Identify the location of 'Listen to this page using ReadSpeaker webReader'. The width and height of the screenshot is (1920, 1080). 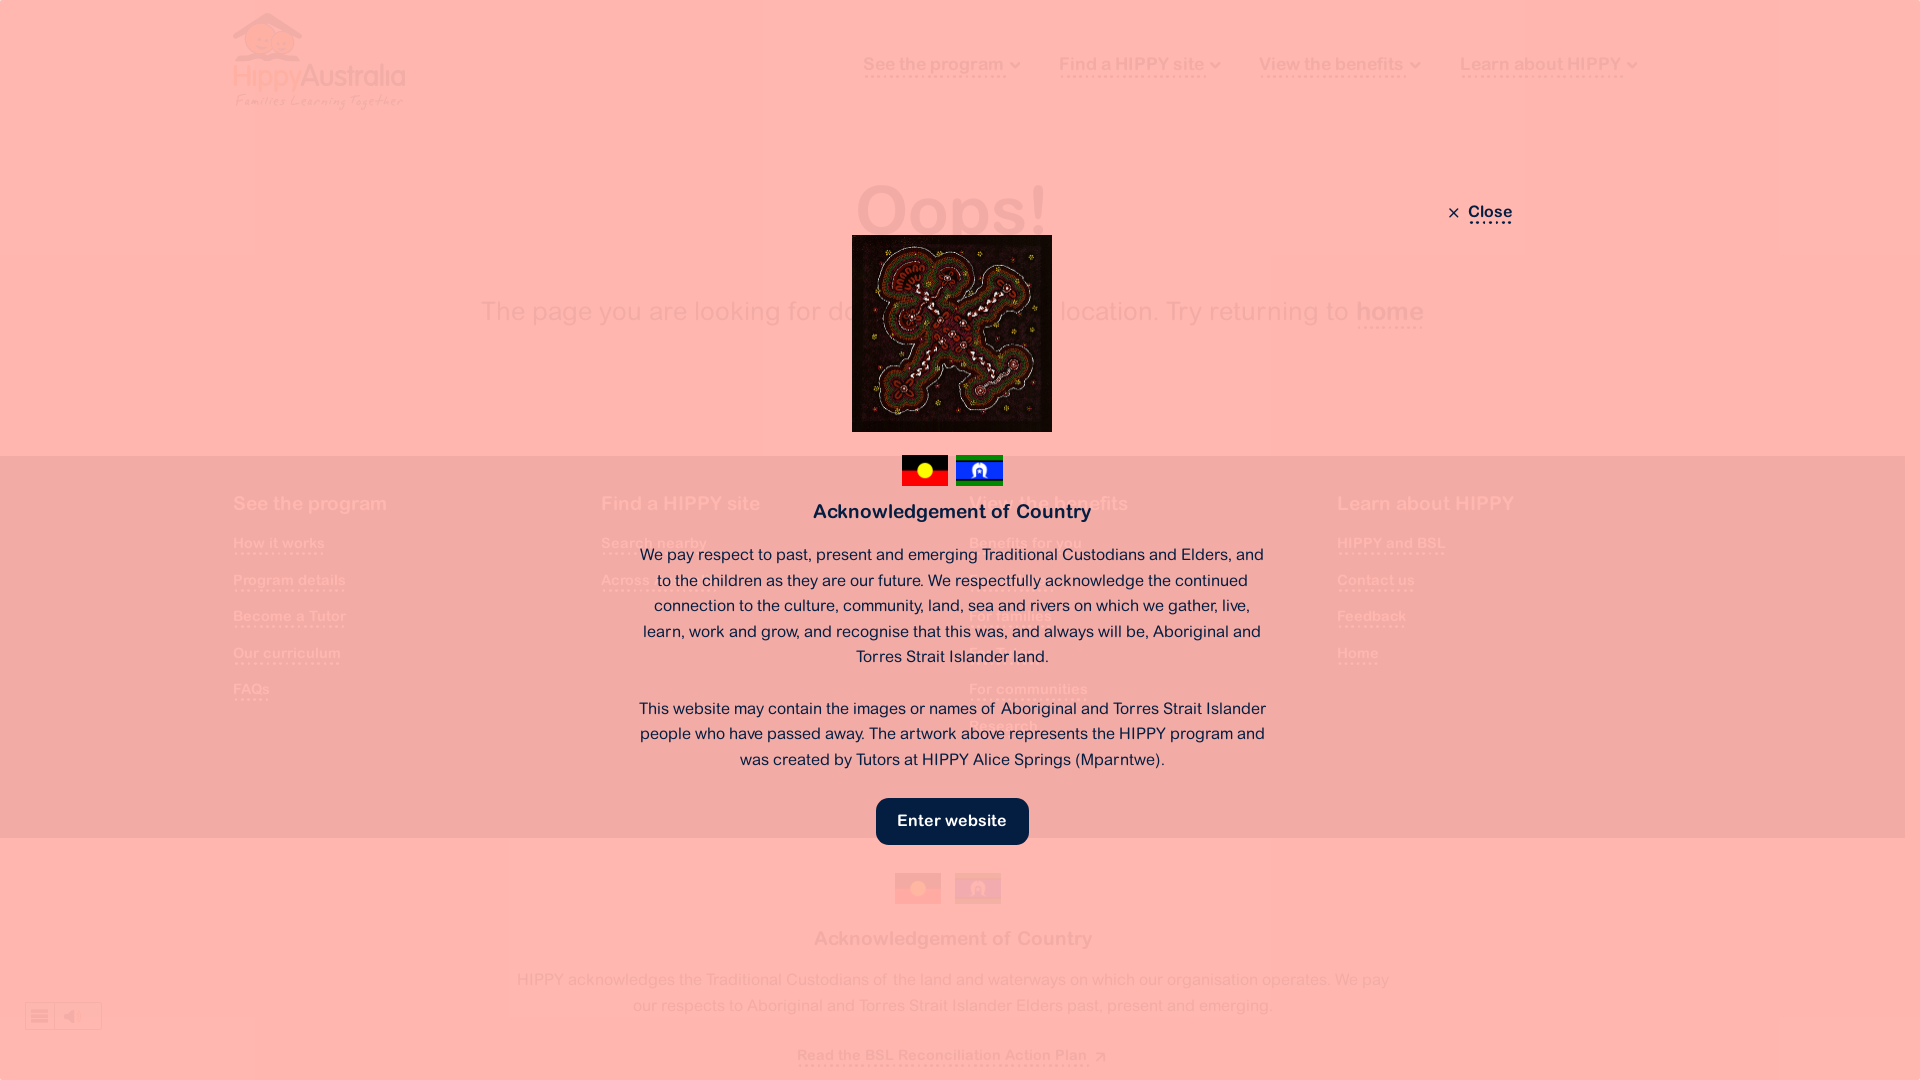
(63, 1015).